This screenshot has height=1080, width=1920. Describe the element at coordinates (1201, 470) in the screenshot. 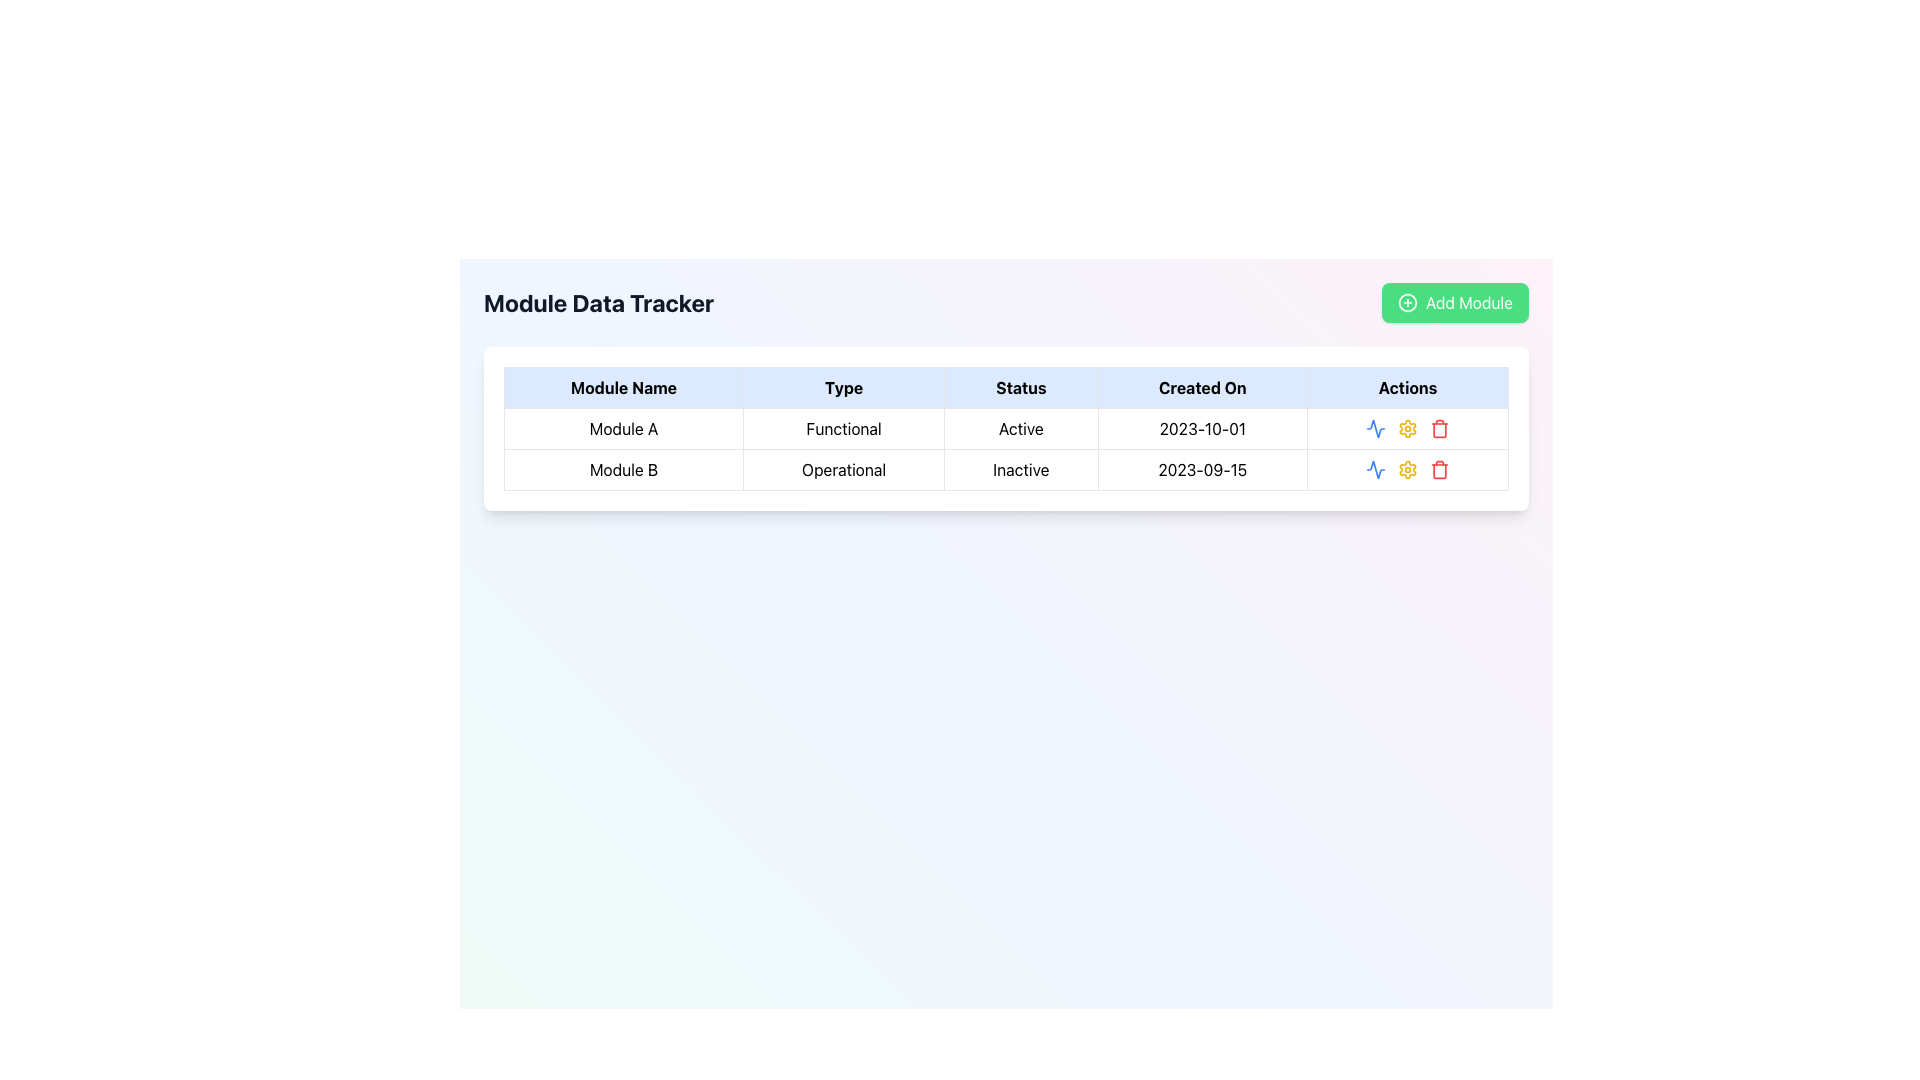

I see `displayed text in the text box showing the date '2023-09-15', located in the last column of the second row corresponding to 'Module B' with status 'Inactive'` at that location.